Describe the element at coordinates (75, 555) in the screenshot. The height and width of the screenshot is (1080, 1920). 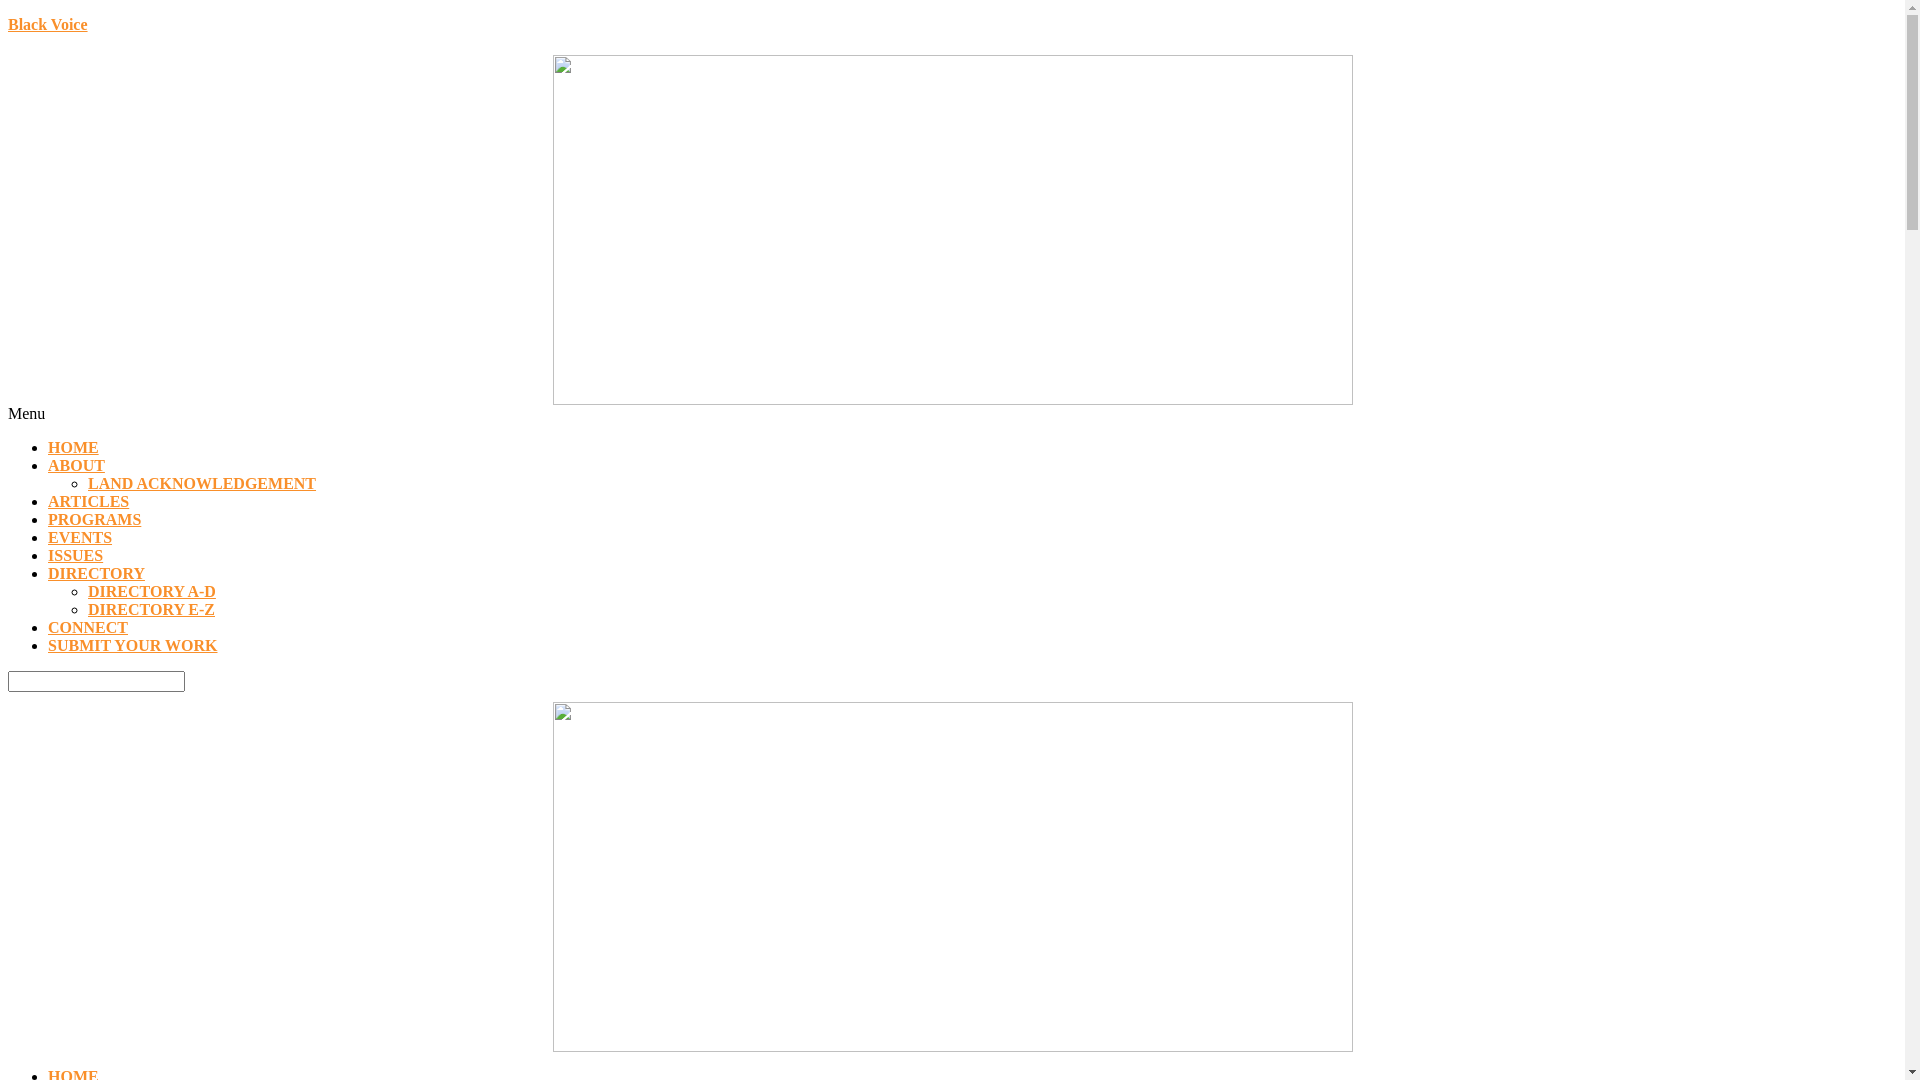
I see `'ISSUES'` at that location.